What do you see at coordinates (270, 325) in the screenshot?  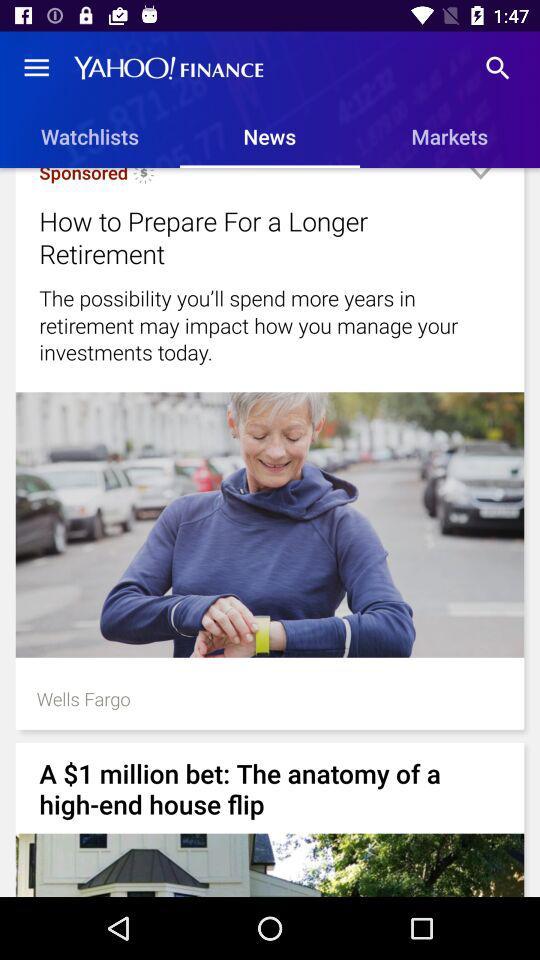 I see `item below the how to prepare icon` at bounding box center [270, 325].